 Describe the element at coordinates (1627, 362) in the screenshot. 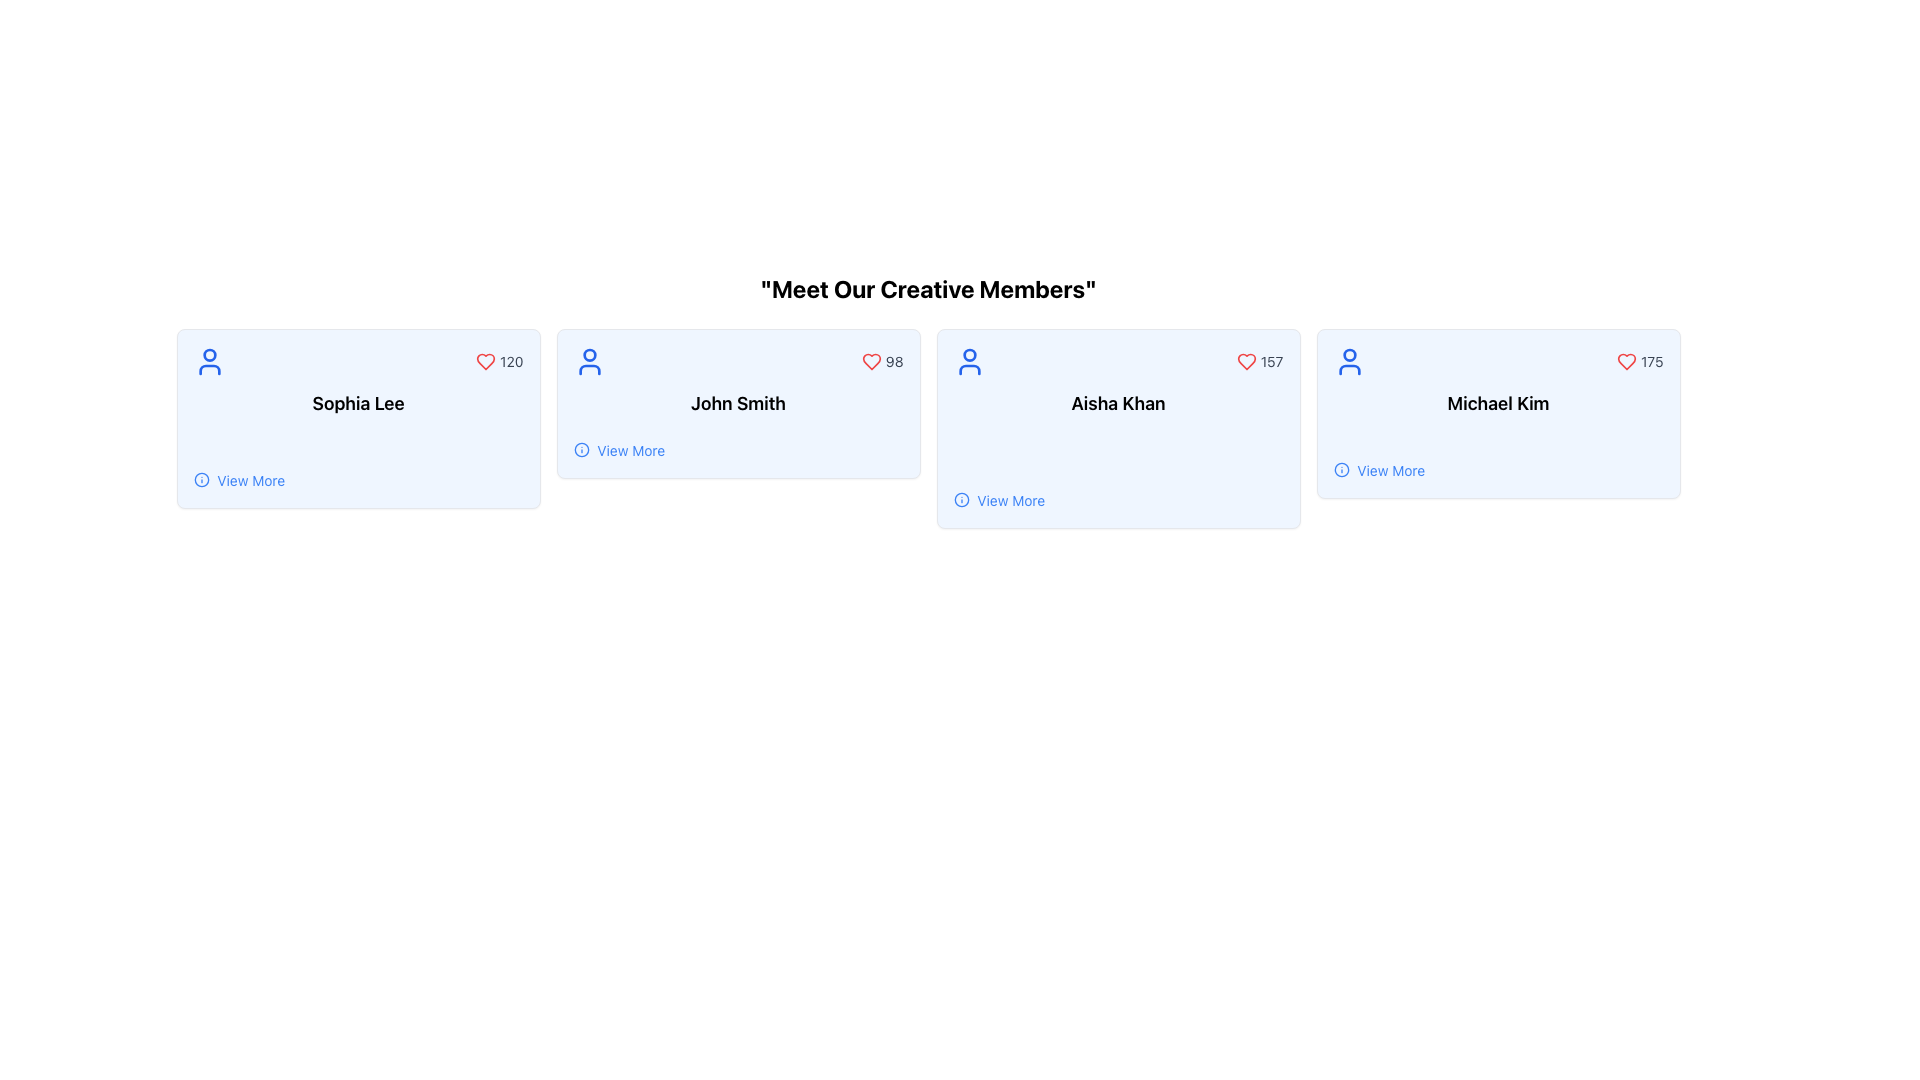

I see `the red heart-shaped icon, which is located to the left of the text '175' in the card labeled 'Michael Kim'` at that location.